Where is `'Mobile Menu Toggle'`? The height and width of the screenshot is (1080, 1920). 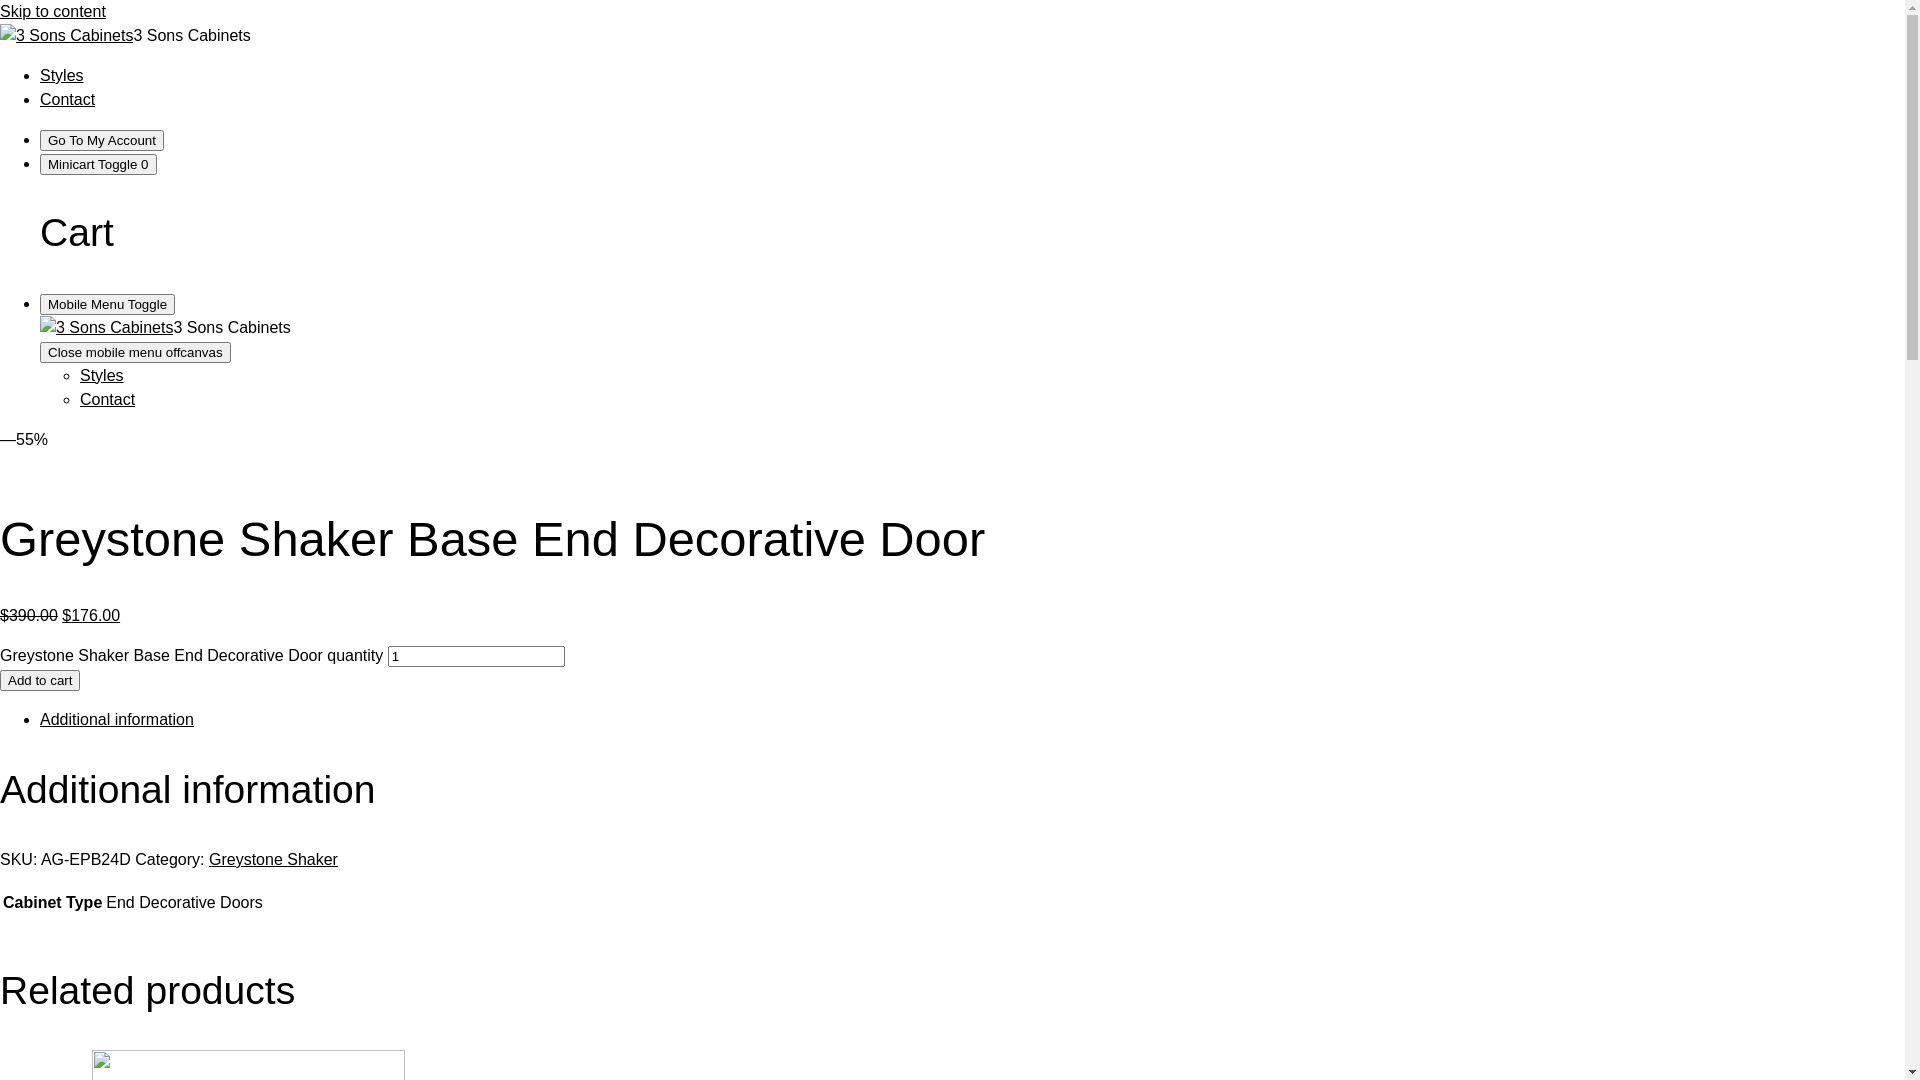 'Mobile Menu Toggle' is located at coordinates (106, 304).